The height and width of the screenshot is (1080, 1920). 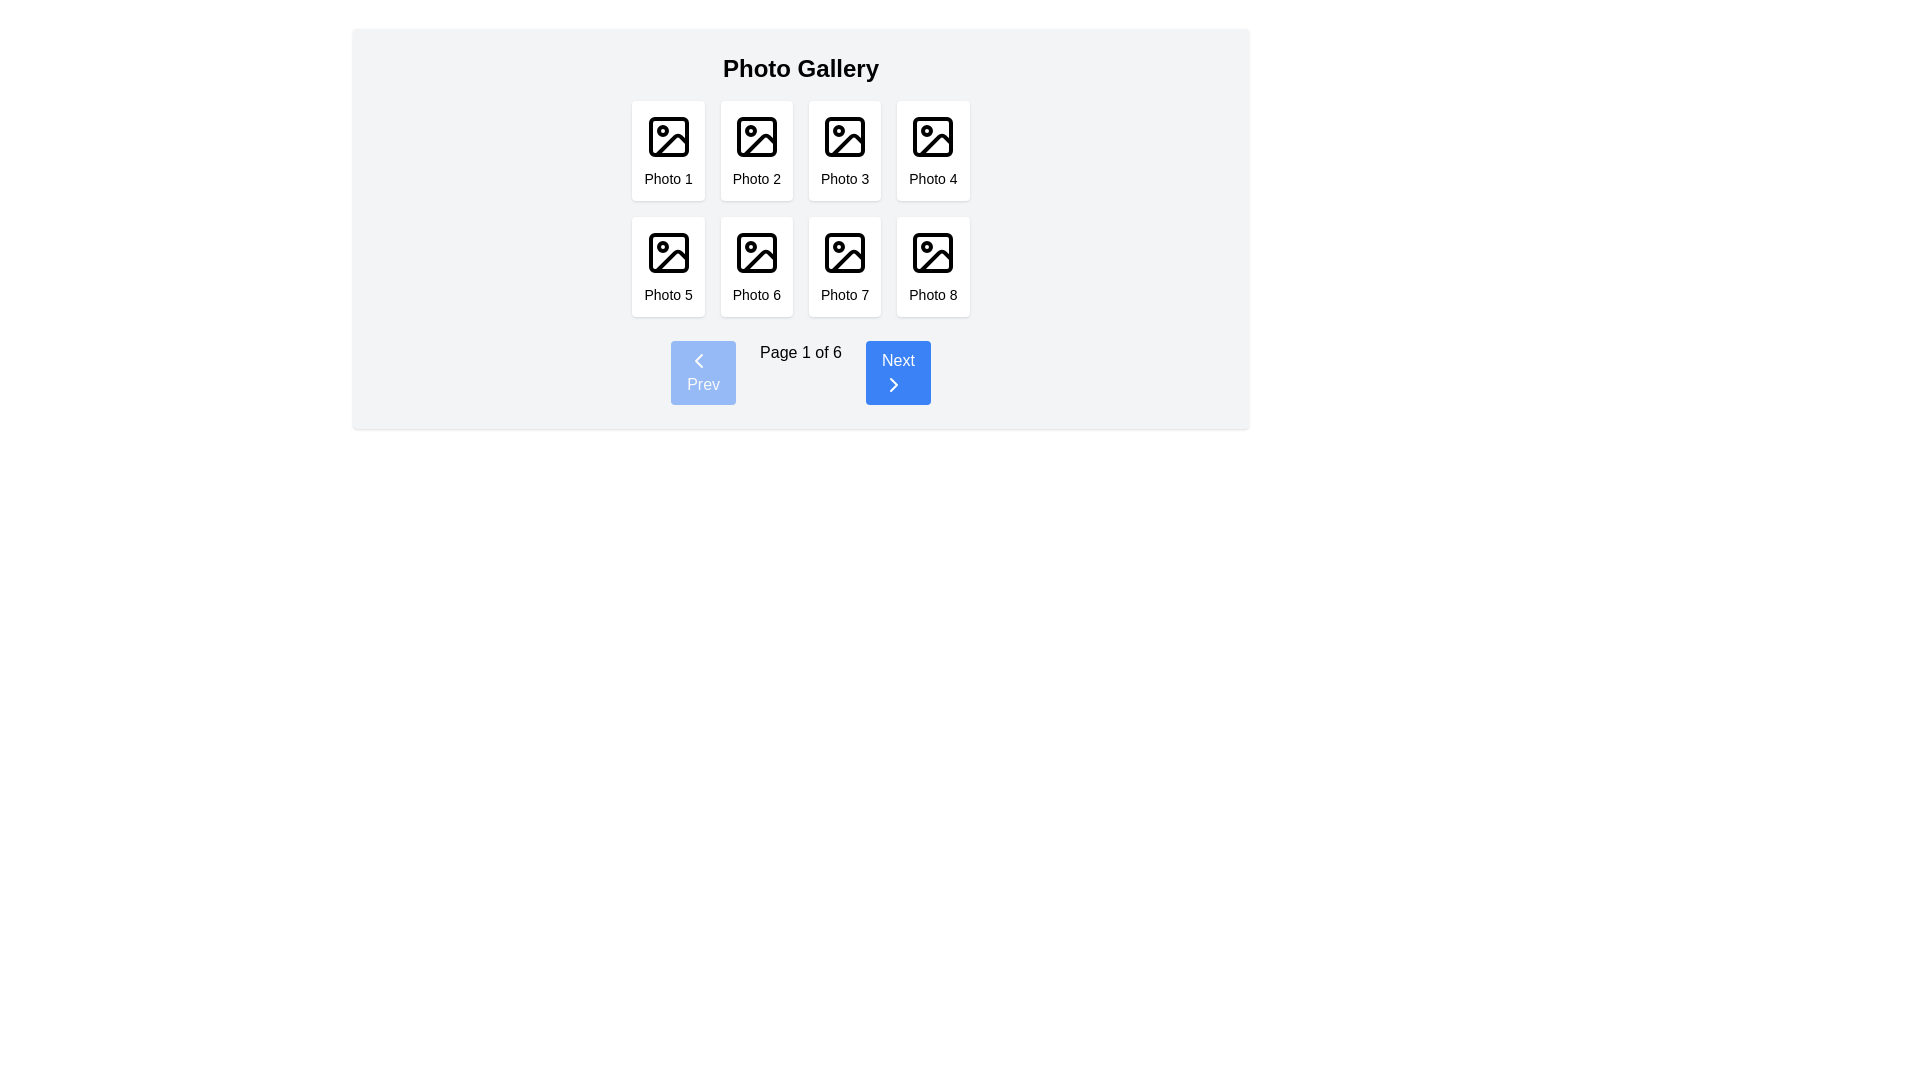 I want to click on the right chevron icon inside the 'Next' button located at the bottom right of the pagination bar beneath the photo gallery, so click(x=892, y=385).